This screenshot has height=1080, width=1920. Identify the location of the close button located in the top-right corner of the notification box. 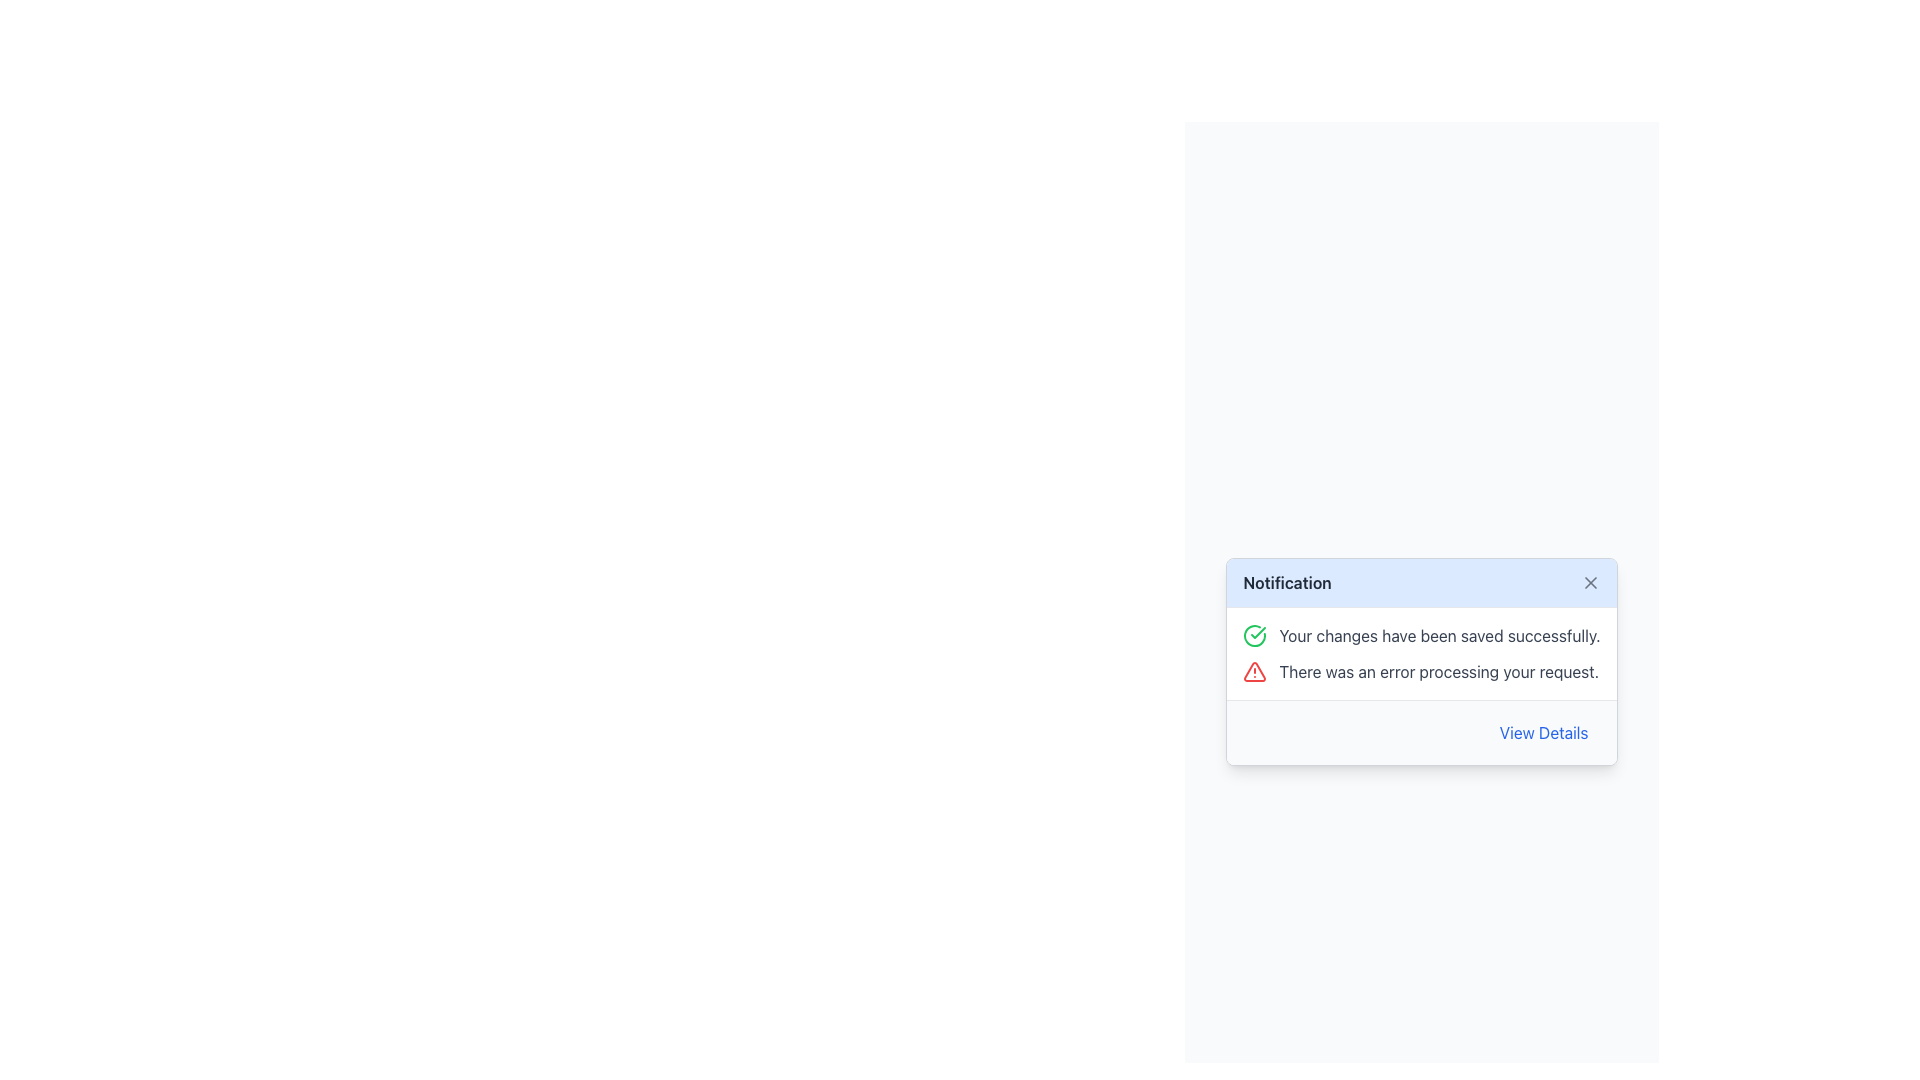
(1589, 582).